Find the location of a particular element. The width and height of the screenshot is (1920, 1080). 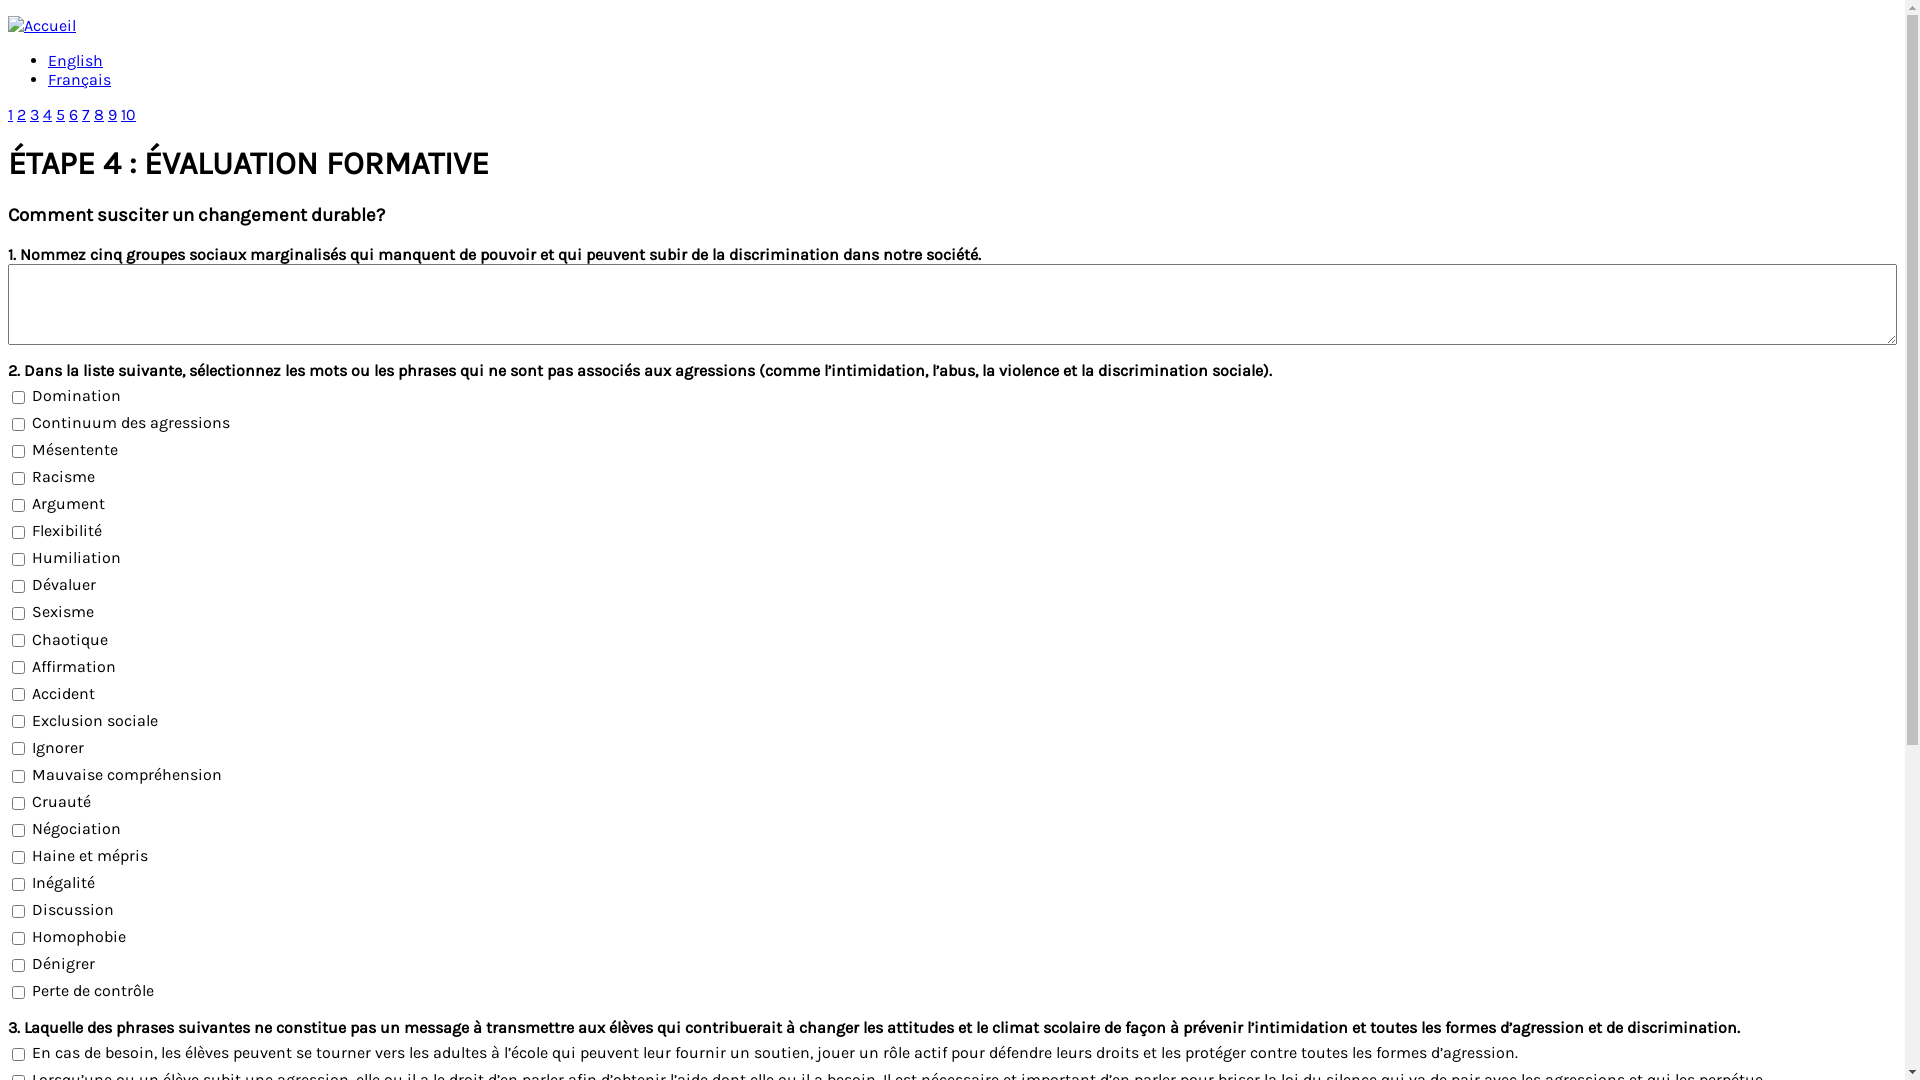

'Jump to navigation' is located at coordinates (79, 16).